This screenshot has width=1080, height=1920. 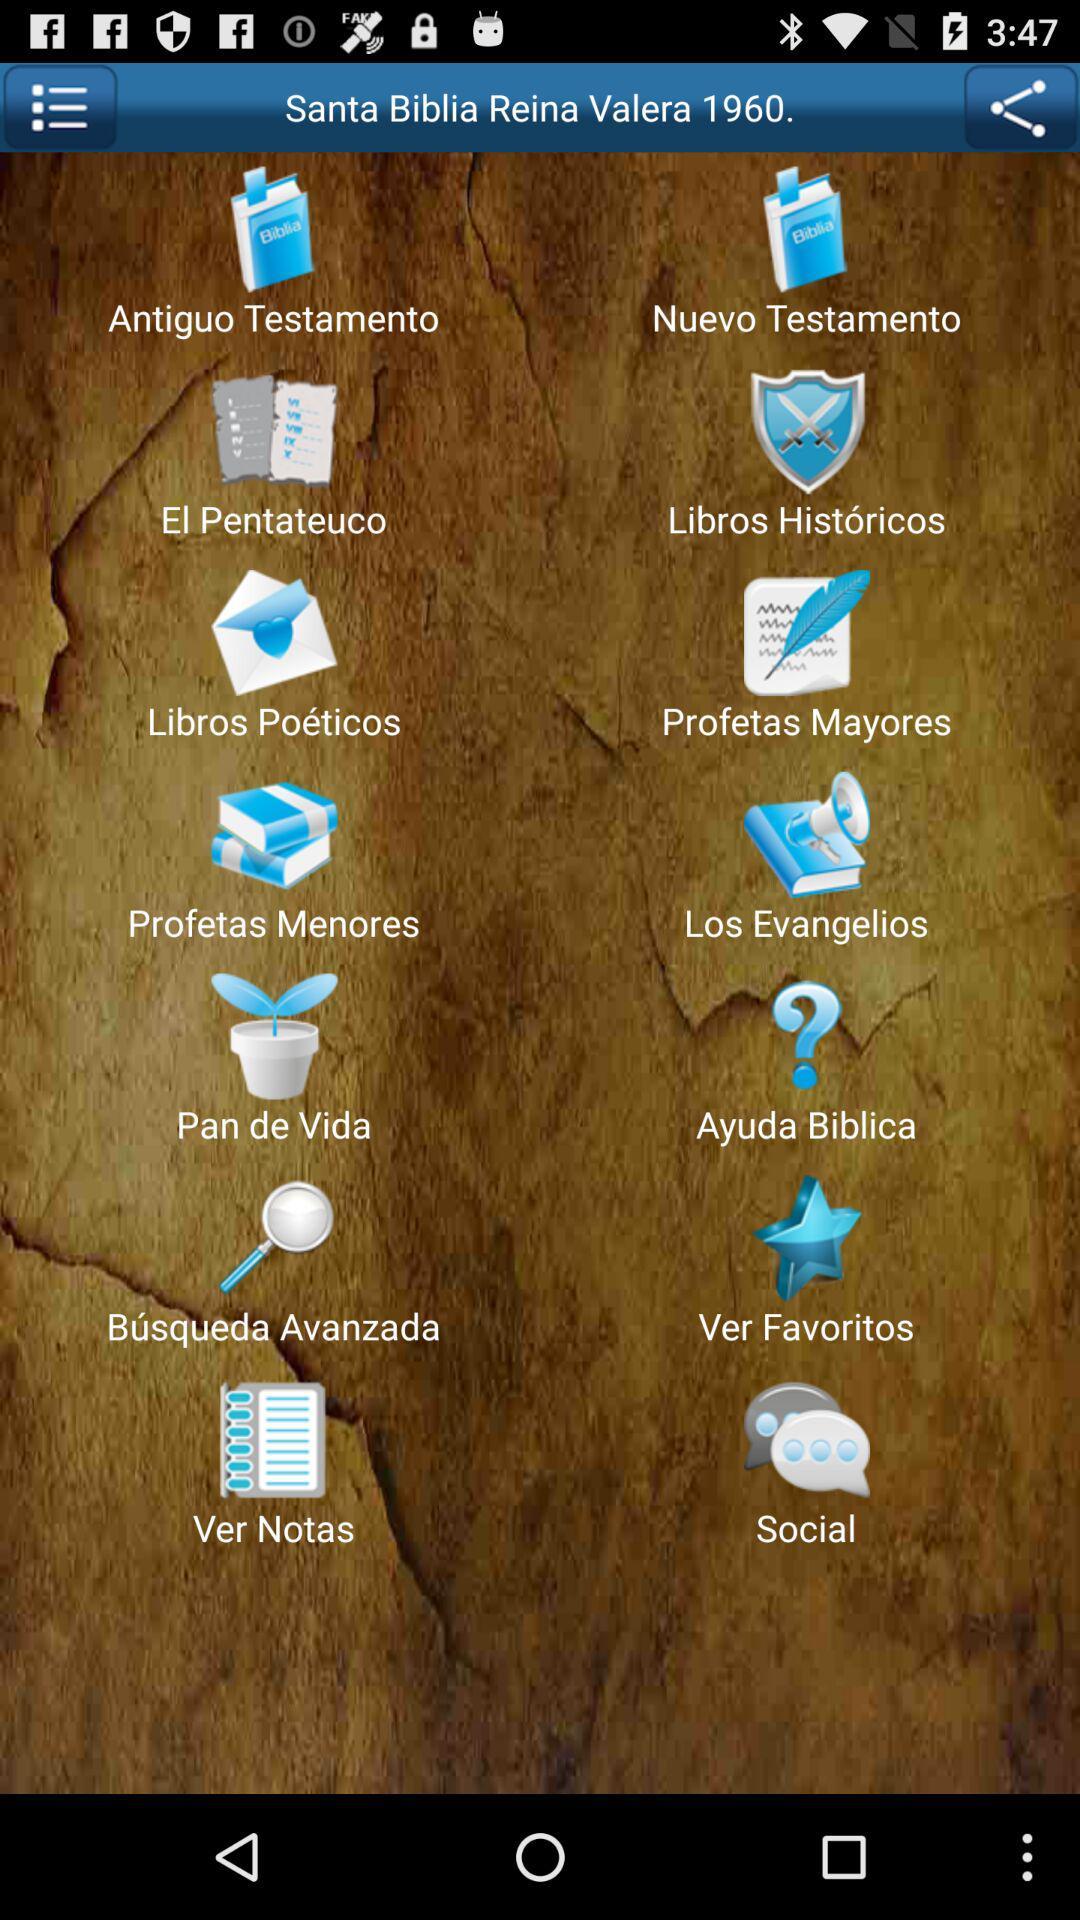 What do you see at coordinates (58, 106) in the screenshot?
I see `menu icon` at bounding box center [58, 106].